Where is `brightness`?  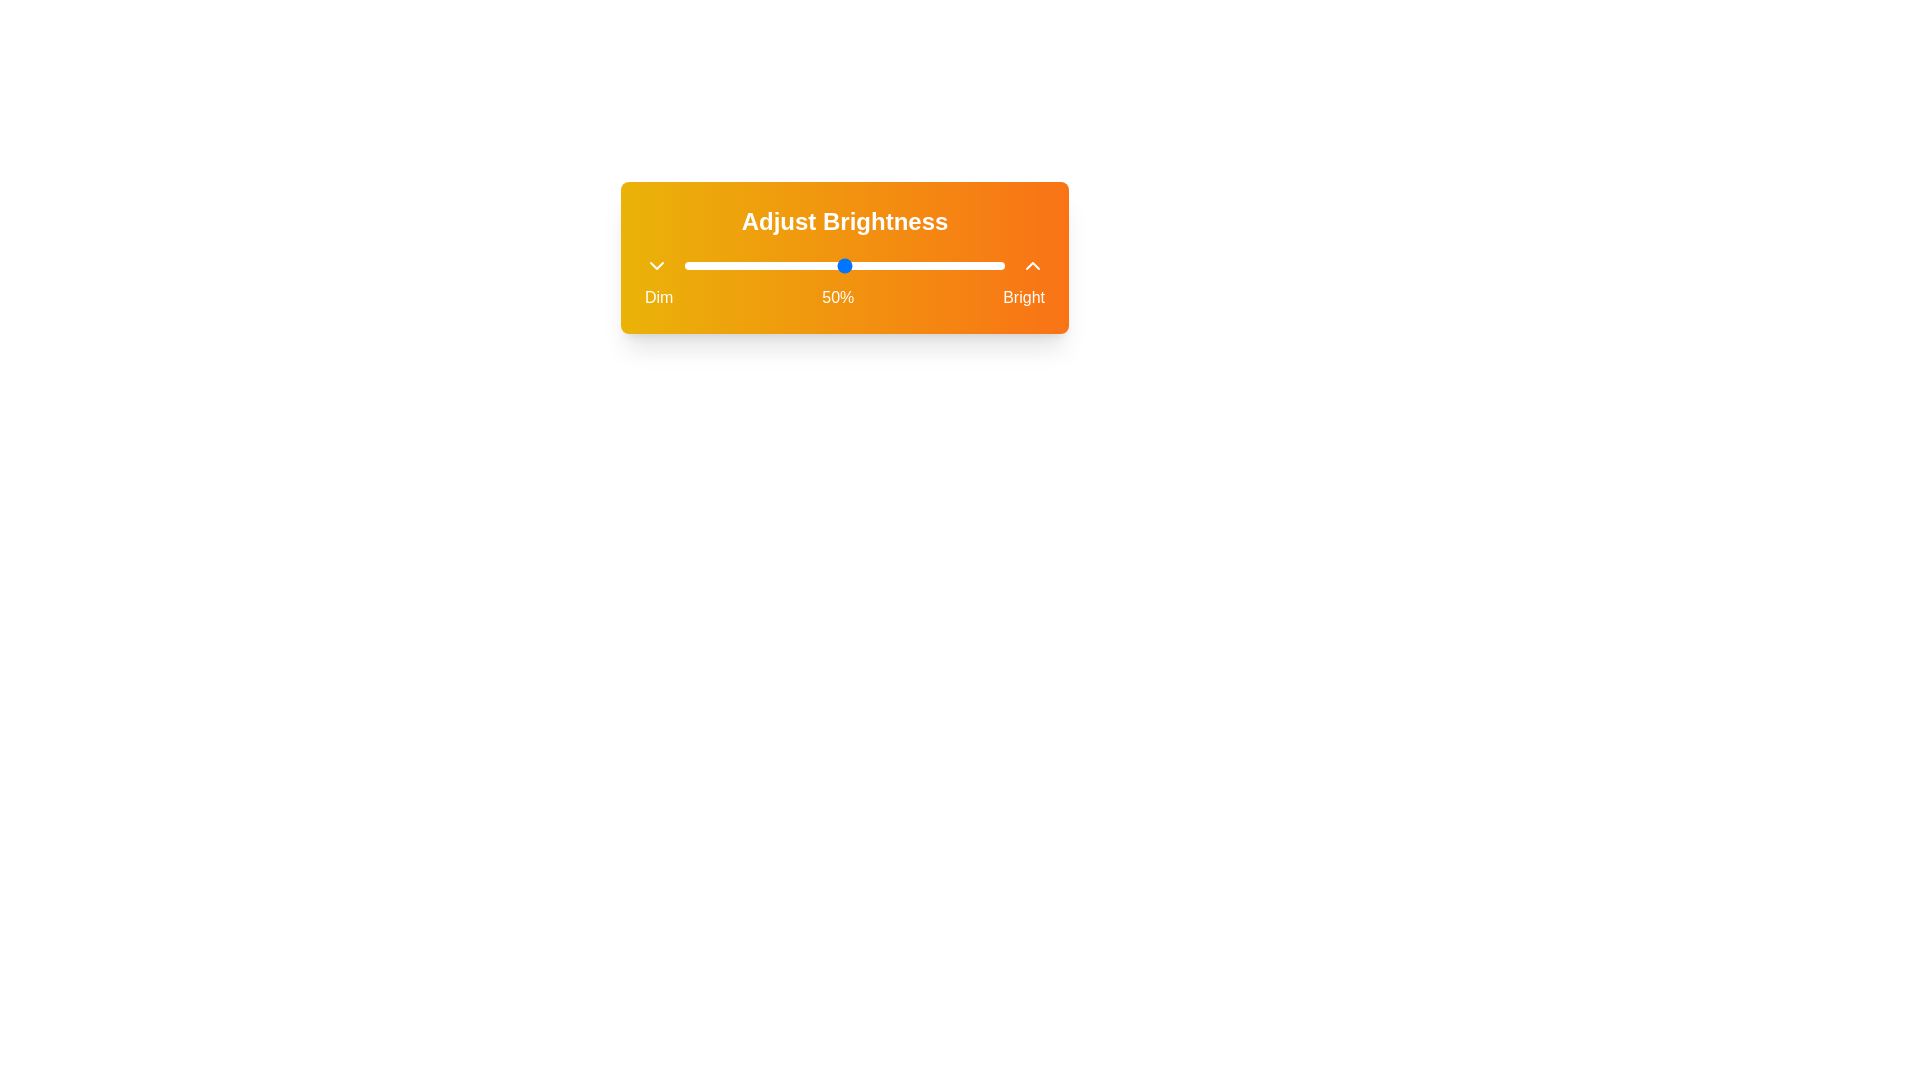 brightness is located at coordinates (822, 265).